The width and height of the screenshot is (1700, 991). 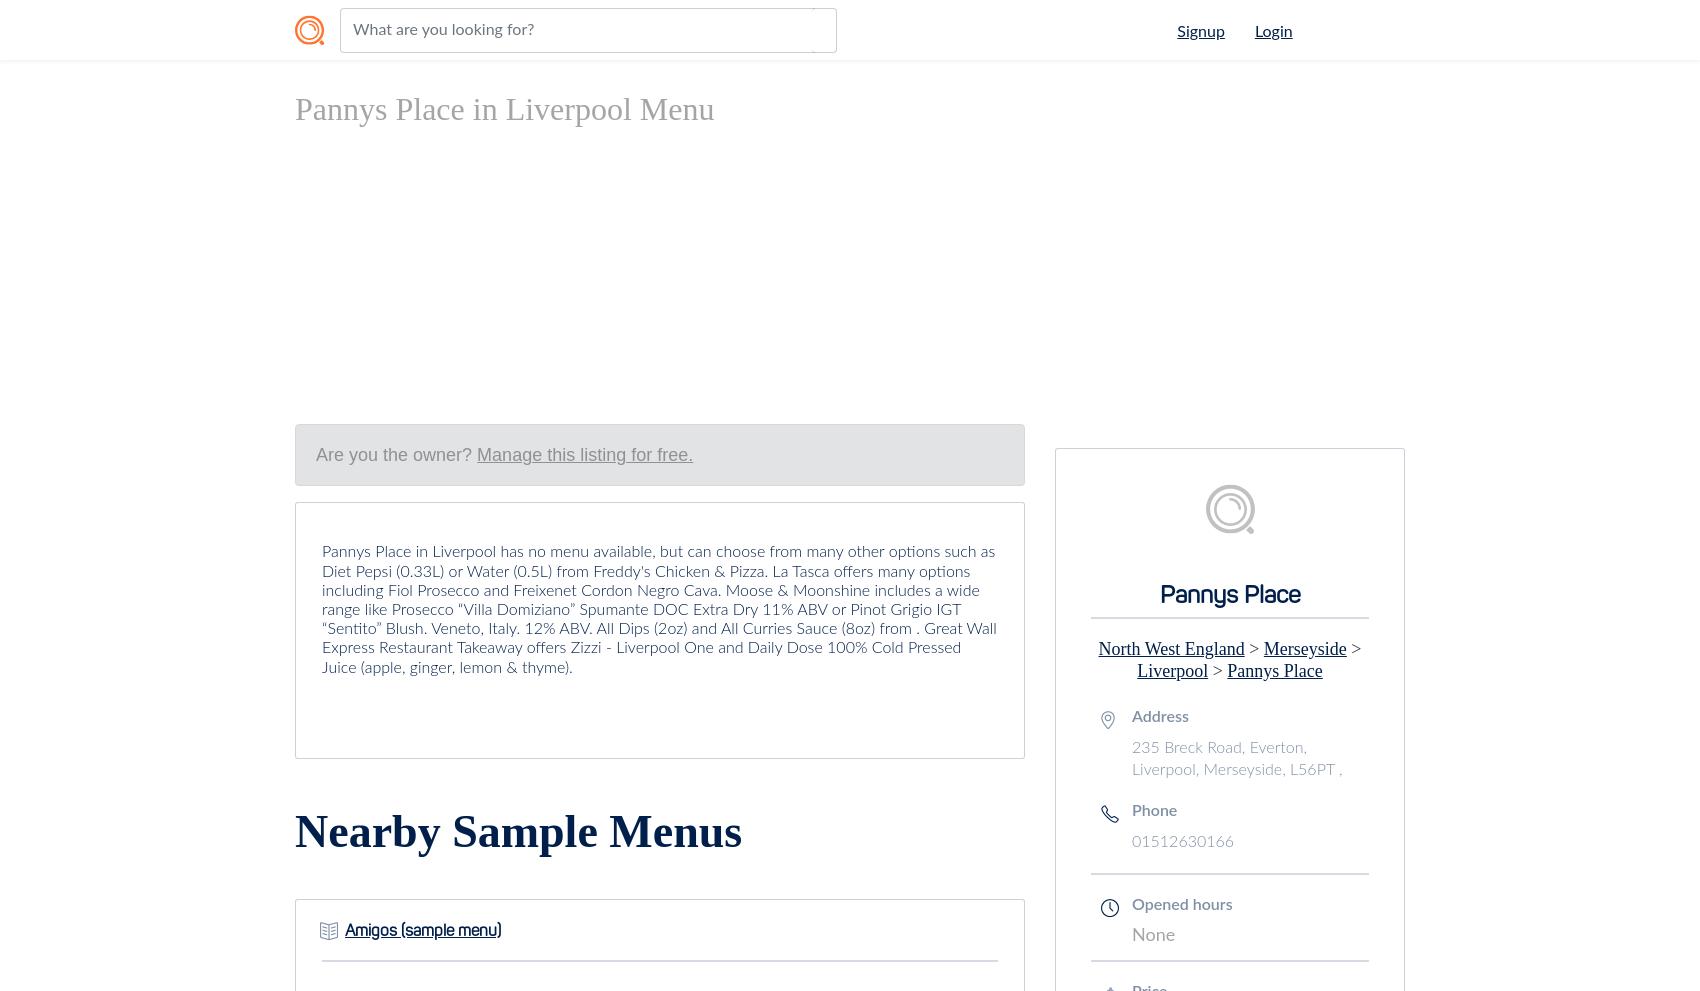 What do you see at coordinates (1132, 810) in the screenshot?
I see `'Phone'` at bounding box center [1132, 810].